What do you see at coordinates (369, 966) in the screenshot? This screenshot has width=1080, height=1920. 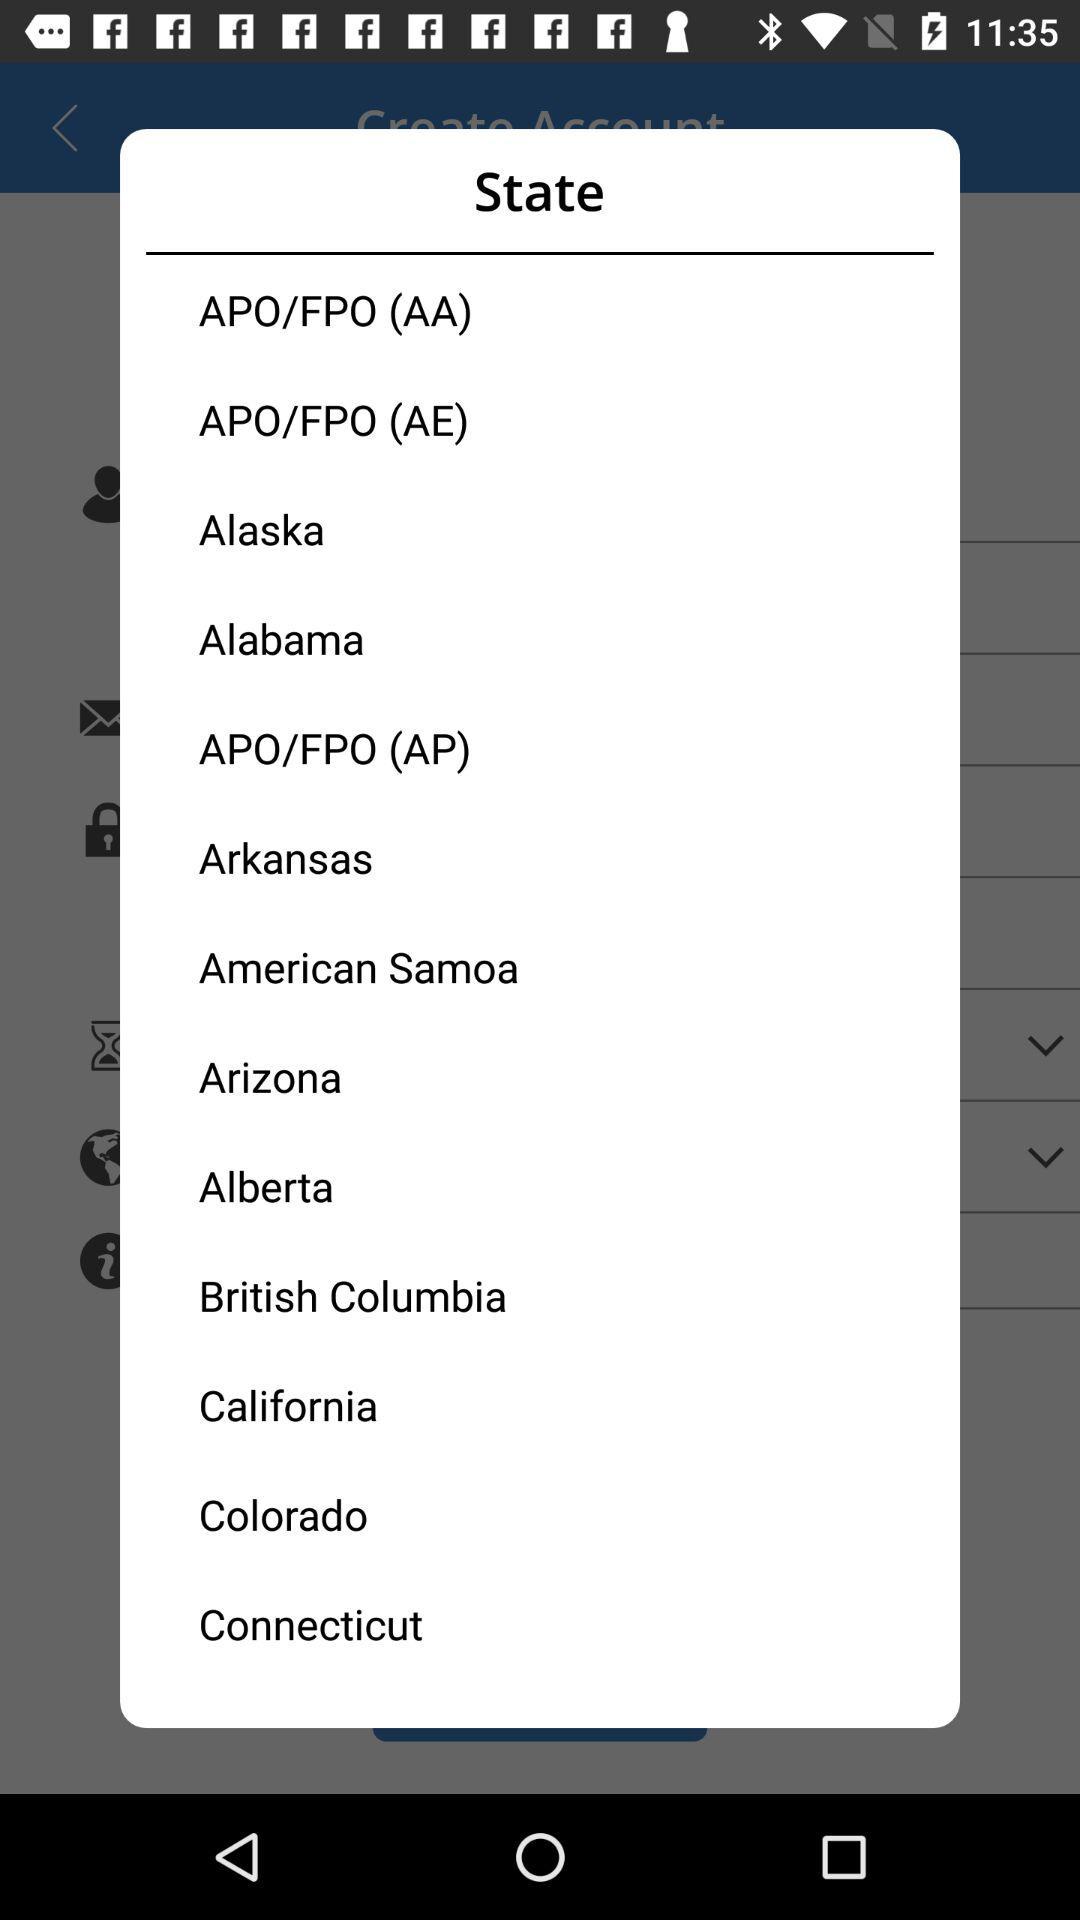 I see `the american samoa` at bounding box center [369, 966].